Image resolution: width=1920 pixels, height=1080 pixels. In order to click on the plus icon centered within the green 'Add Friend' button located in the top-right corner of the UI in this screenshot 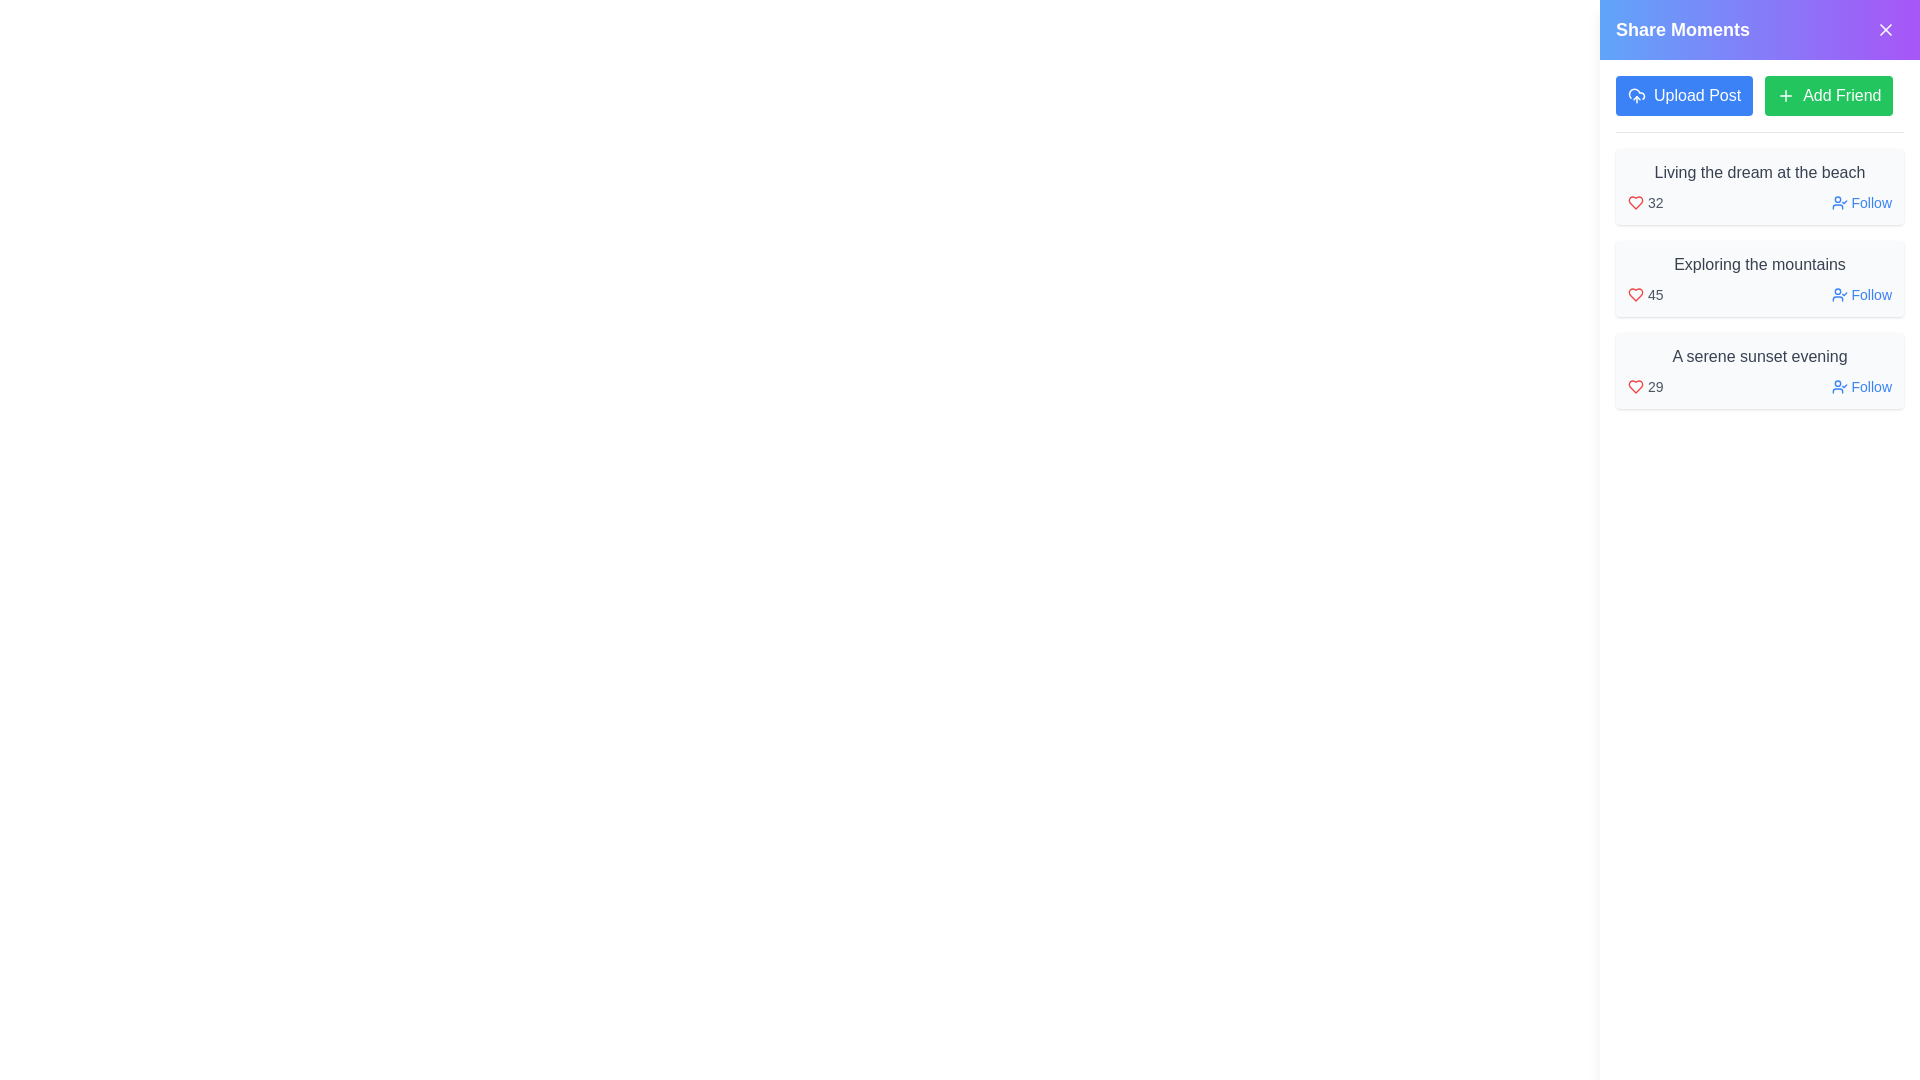, I will do `click(1786, 96)`.